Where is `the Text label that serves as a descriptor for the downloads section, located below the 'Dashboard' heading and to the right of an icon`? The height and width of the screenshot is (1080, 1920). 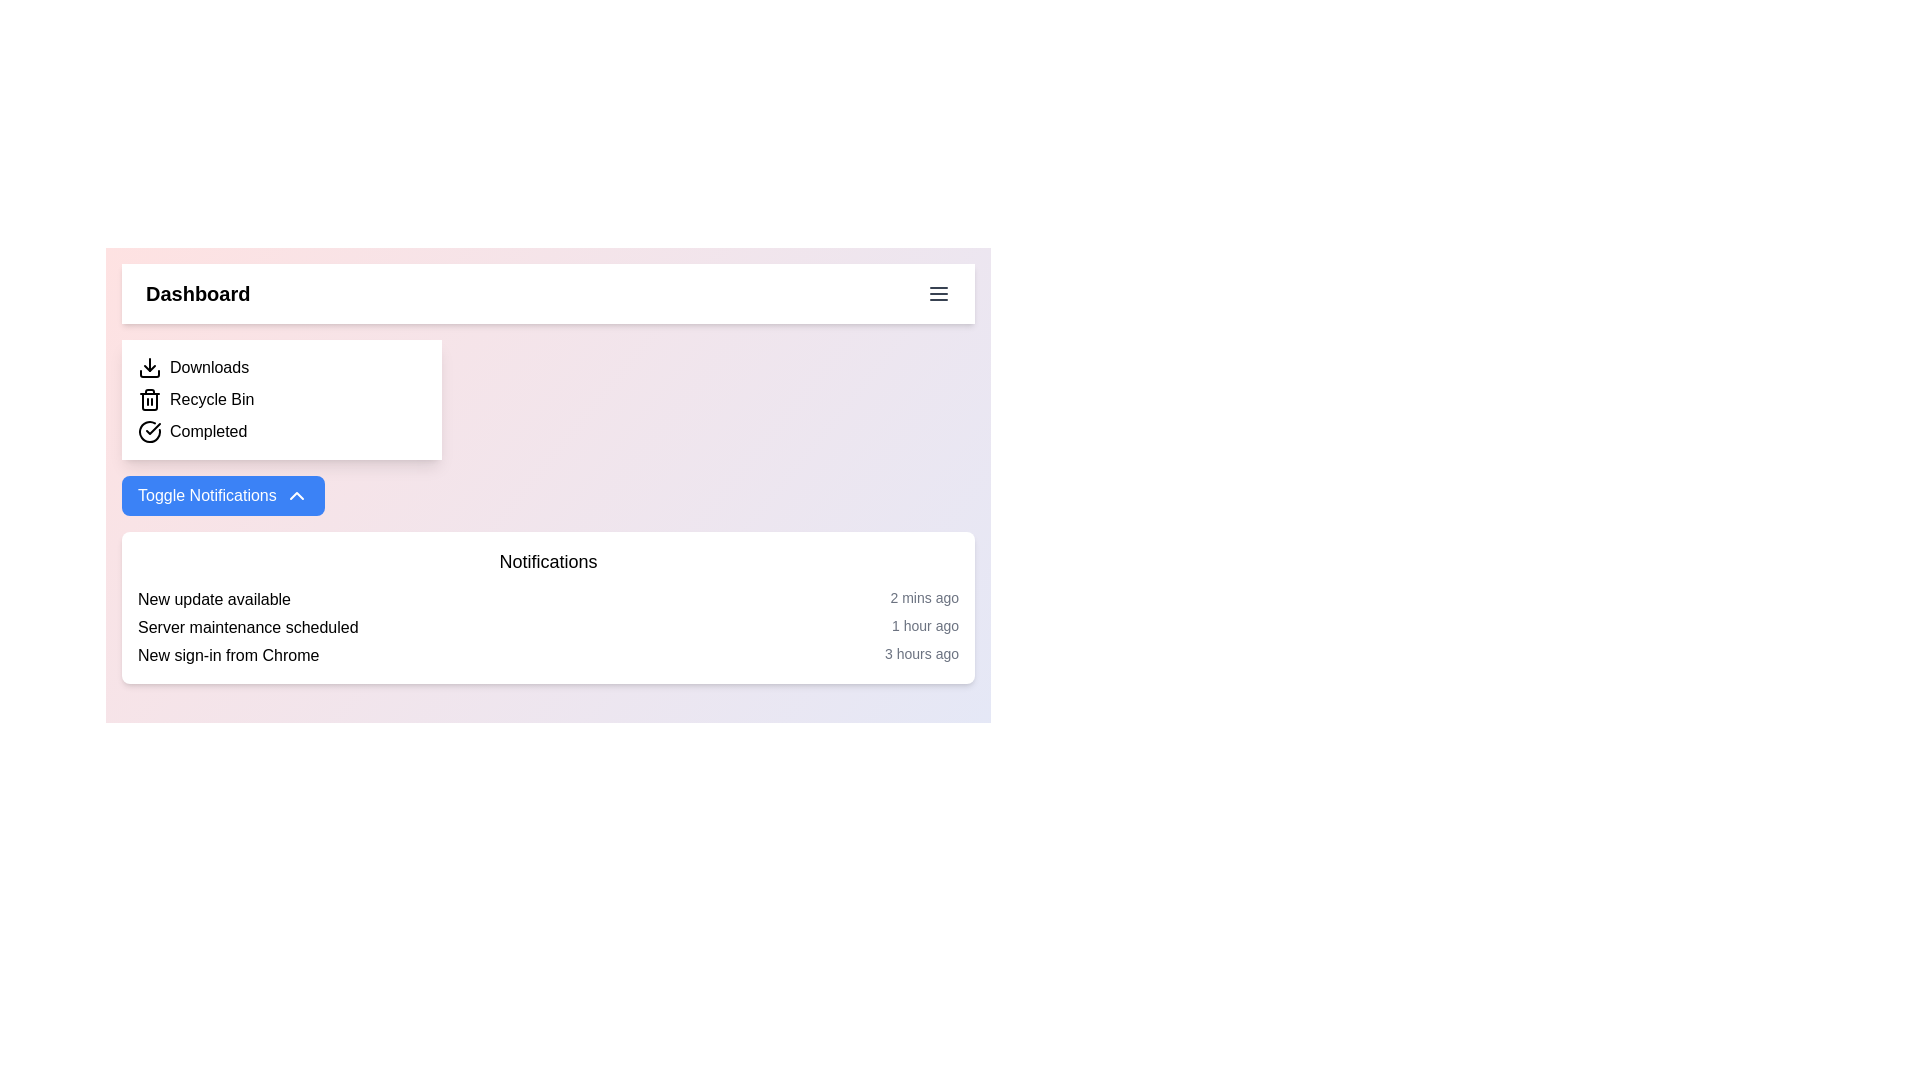 the Text label that serves as a descriptor for the downloads section, located below the 'Dashboard' heading and to the right of an icon is located at coordinates (209, 367).